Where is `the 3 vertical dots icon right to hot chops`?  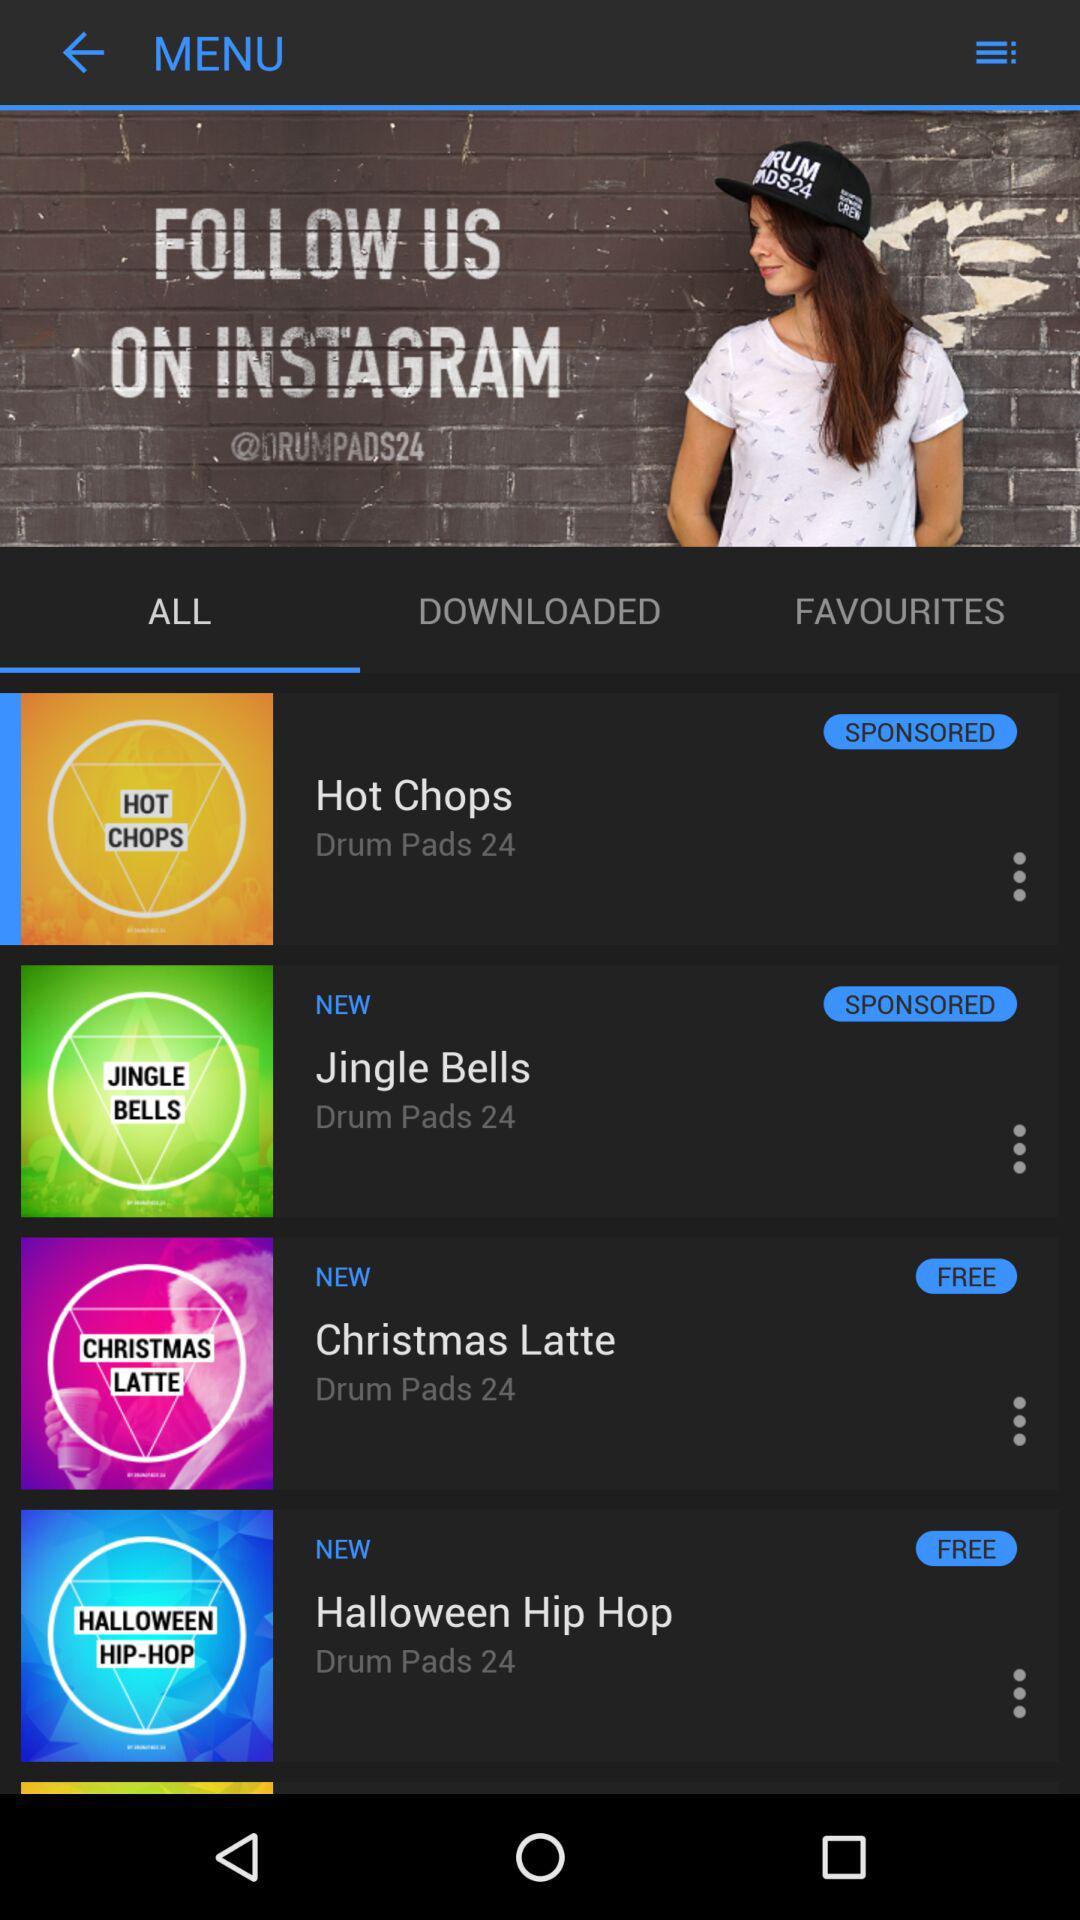
the 3 vertical dots icon right to hot chops is located at coordinates (1019, 877).